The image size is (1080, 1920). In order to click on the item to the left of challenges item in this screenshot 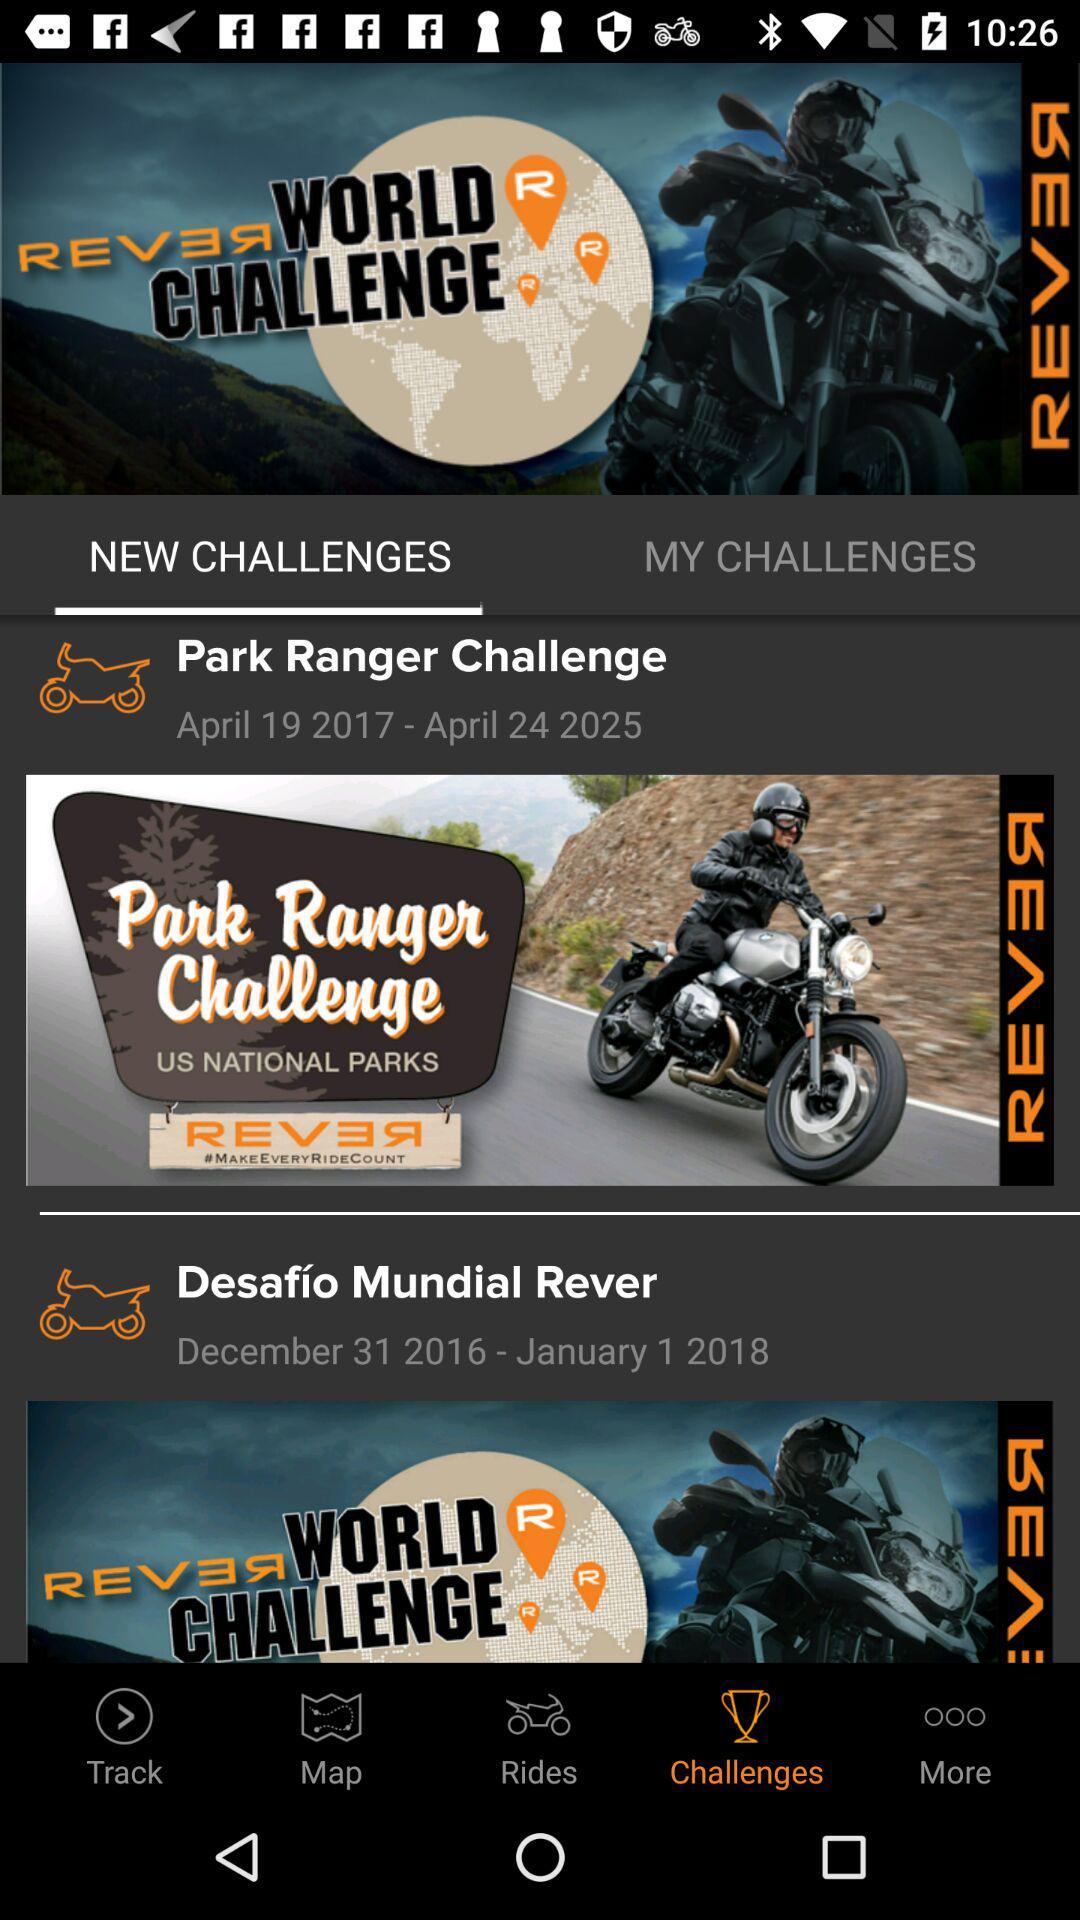, I will do `click(538, 1731)`.